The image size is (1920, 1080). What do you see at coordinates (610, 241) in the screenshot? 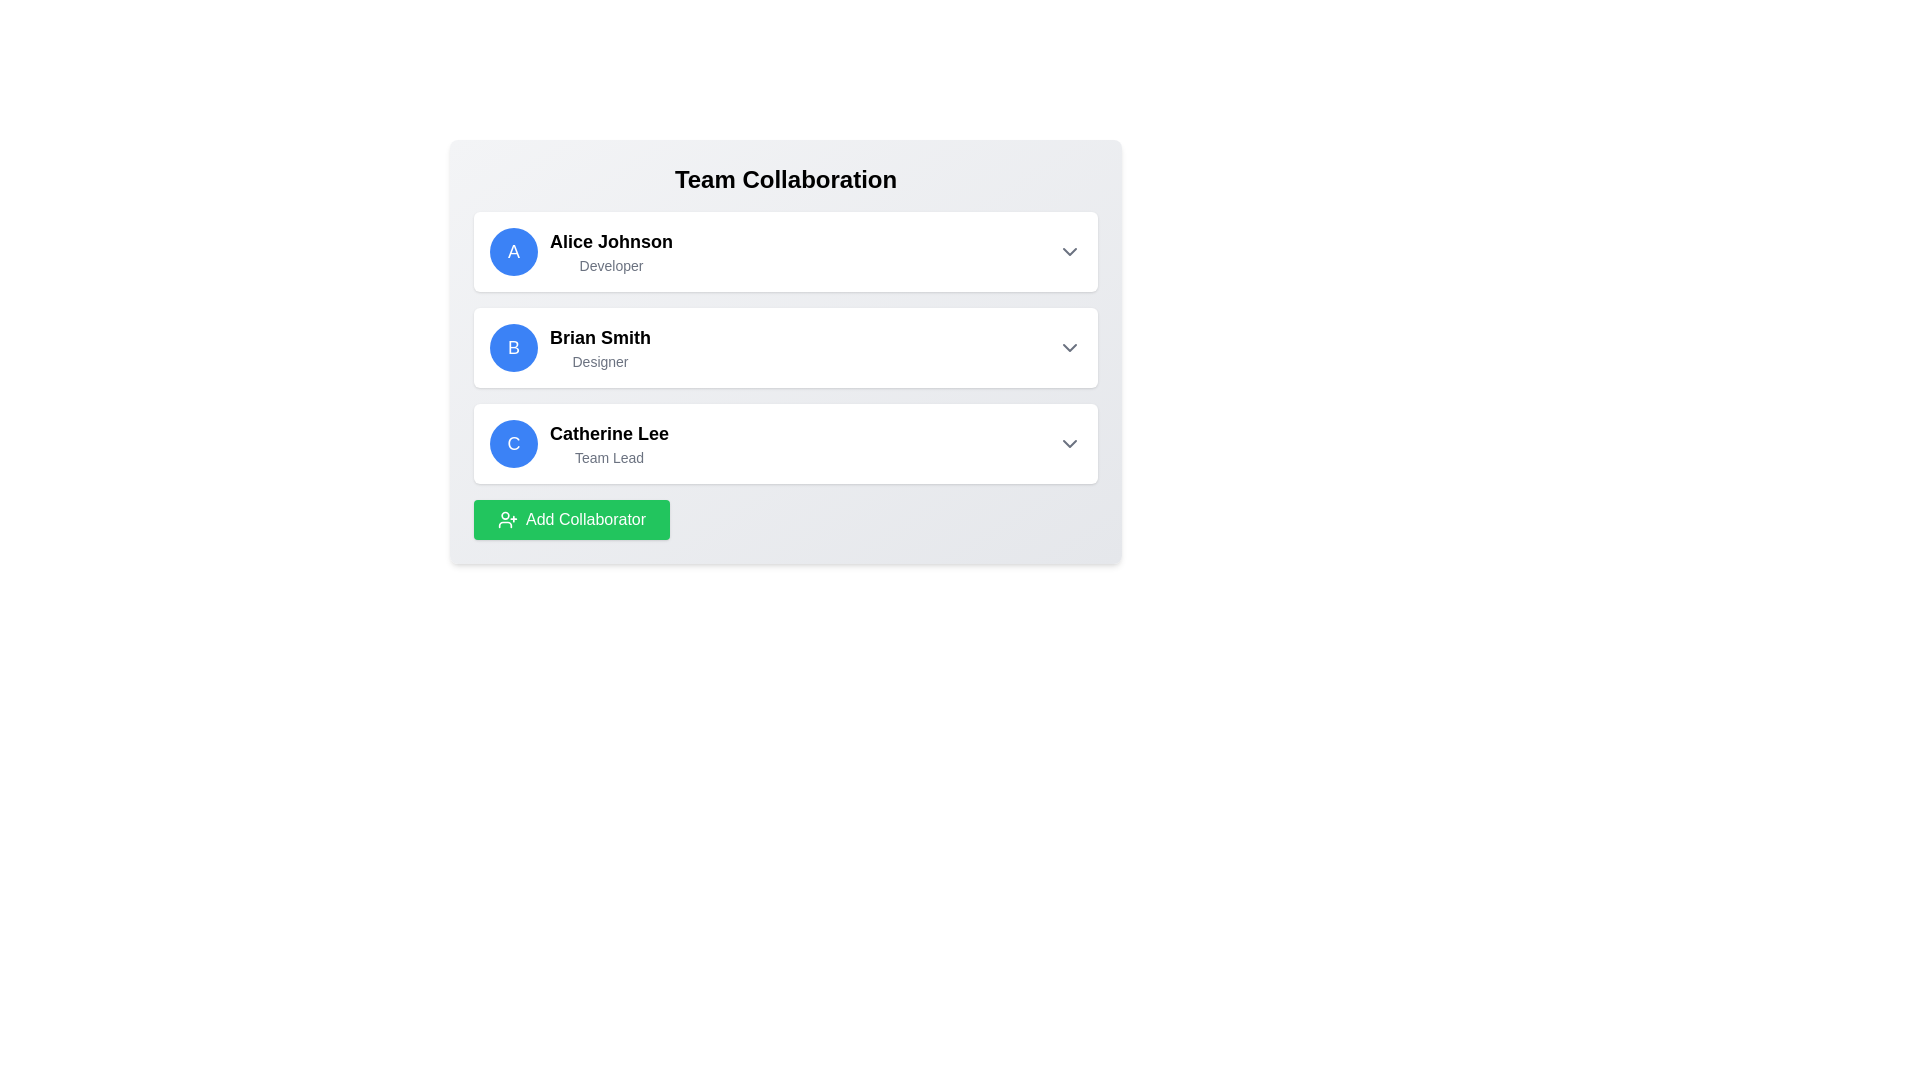
I see `the text label identifying the team member 'Alice Johnson' located in the first item of the 'Team Collaboration' list, positioned to the right of the circular icon labeled 'A'` at bounding box center [610, 241].